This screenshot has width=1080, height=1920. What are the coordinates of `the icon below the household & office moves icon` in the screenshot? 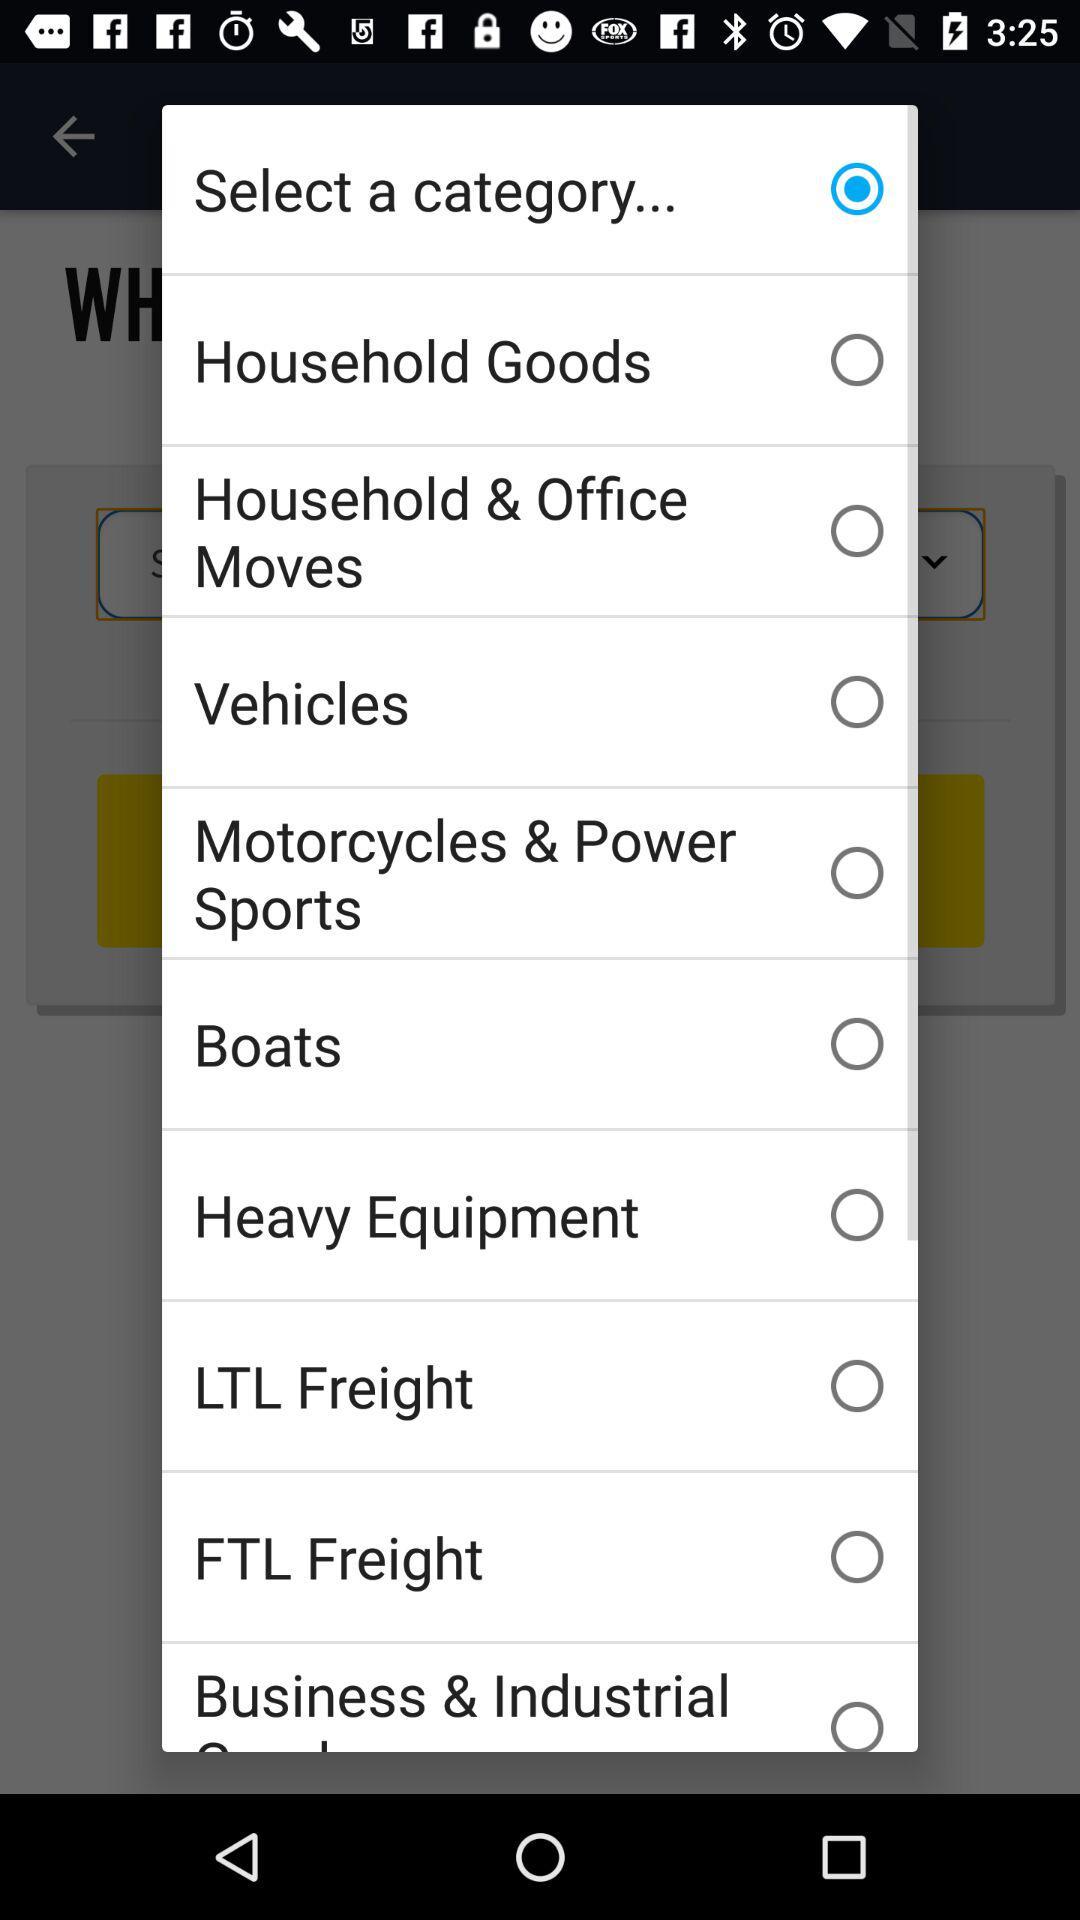 It's located at (540, 701).